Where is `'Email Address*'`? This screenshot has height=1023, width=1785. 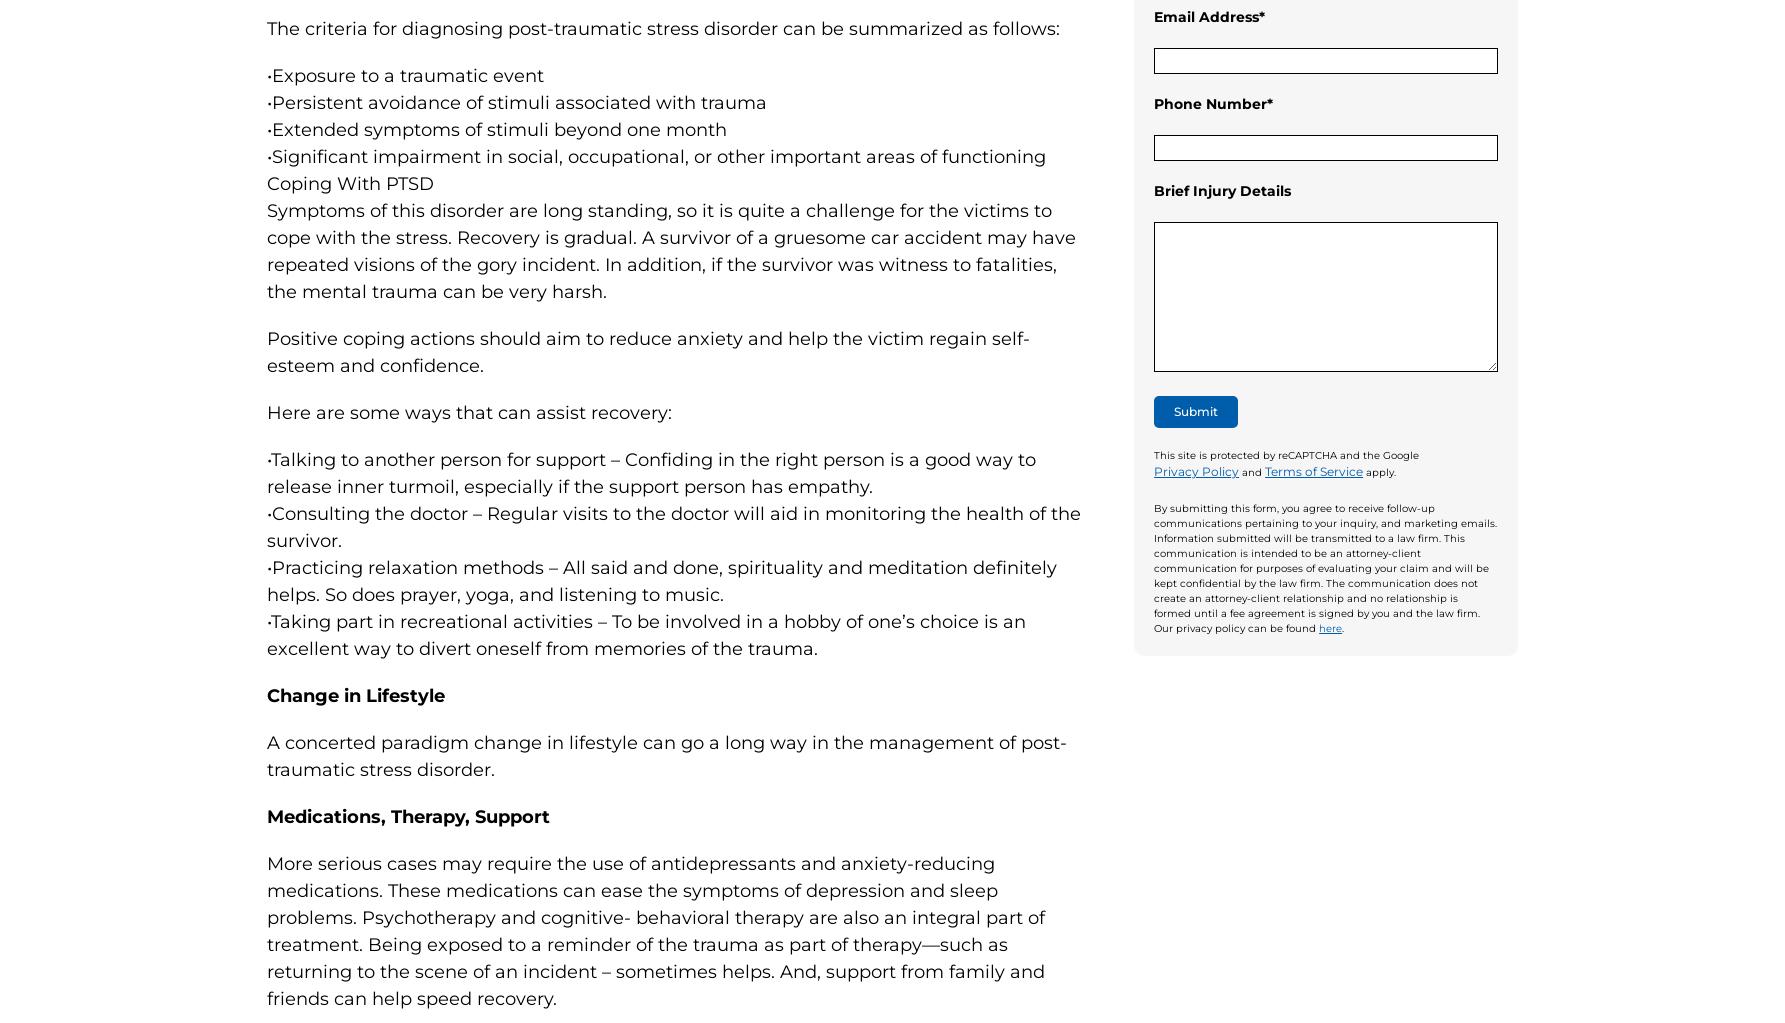
'Email Address*' is located at coordinates (1208, 16).